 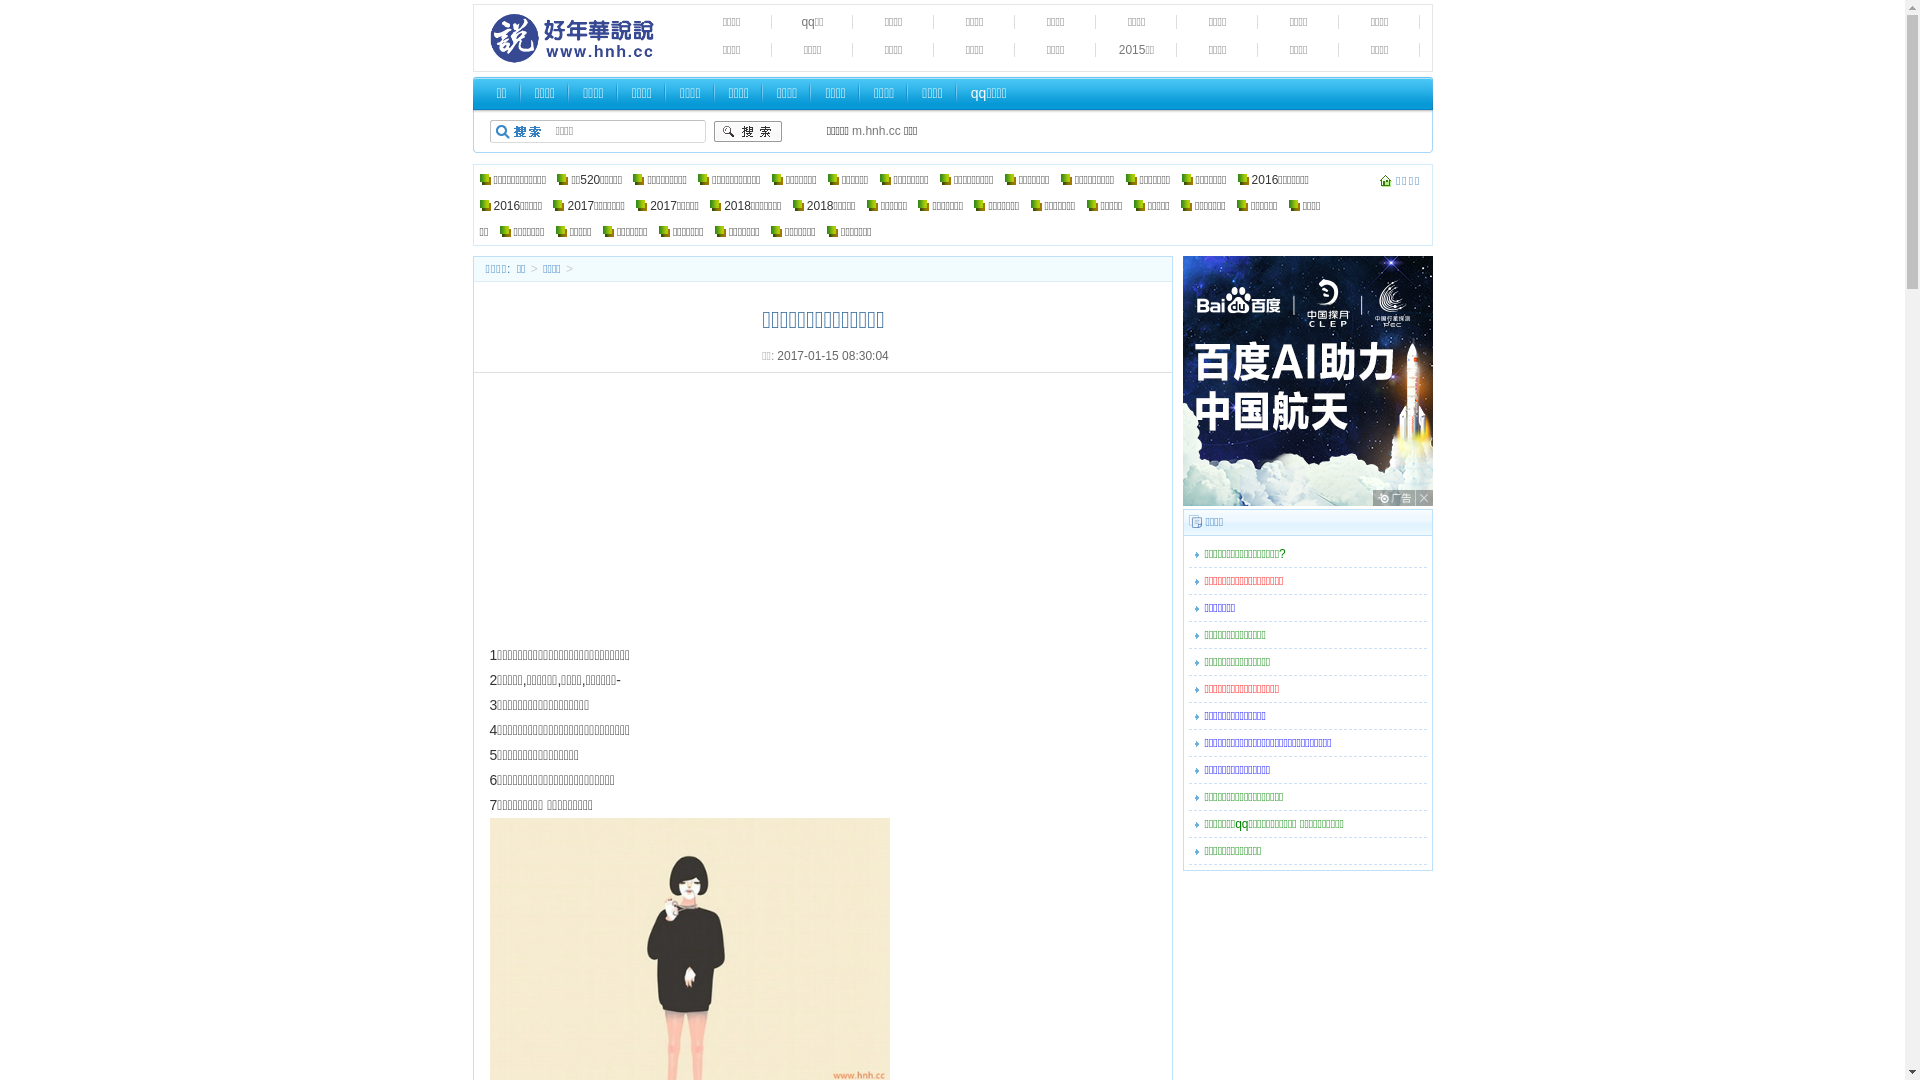 I want to click on 'm.hnh.cc', so click(x=876, y=131).